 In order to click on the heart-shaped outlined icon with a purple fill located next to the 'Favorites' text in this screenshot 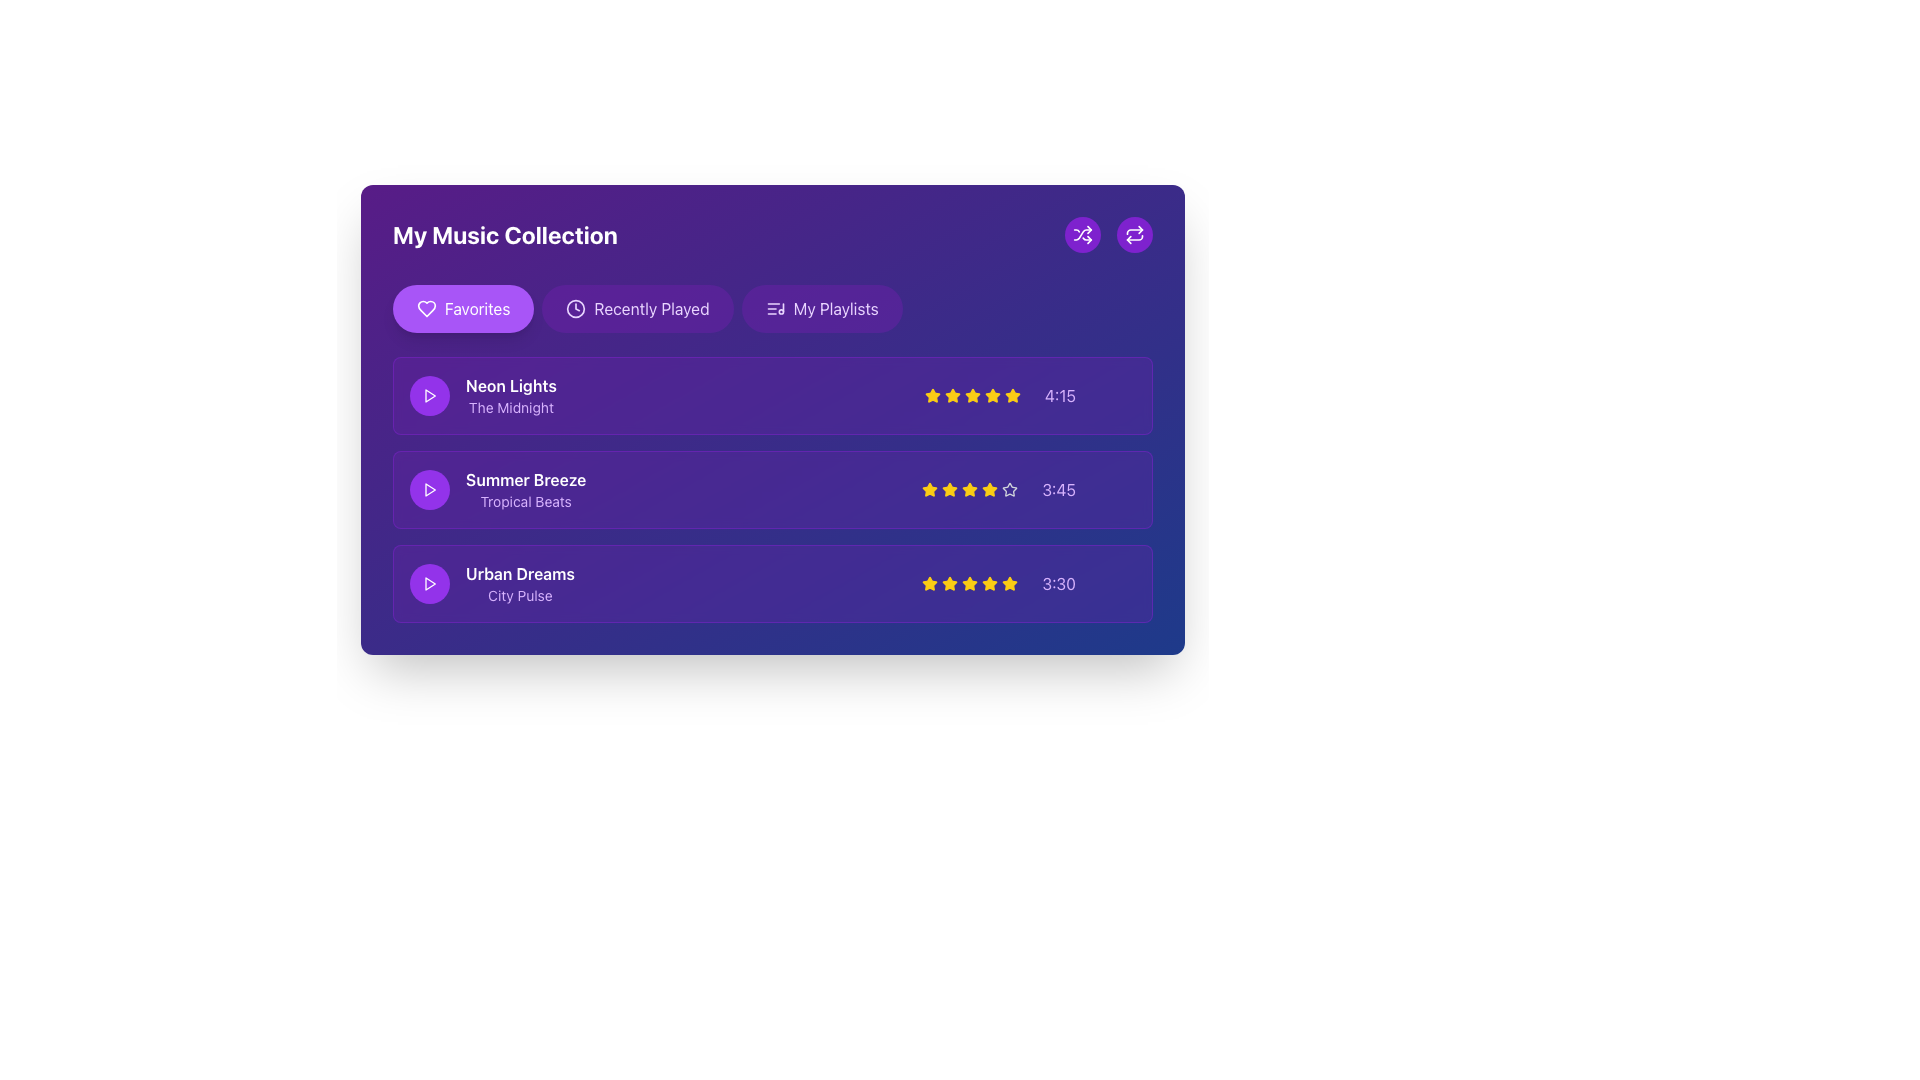, I will do `click(426, 308)`.